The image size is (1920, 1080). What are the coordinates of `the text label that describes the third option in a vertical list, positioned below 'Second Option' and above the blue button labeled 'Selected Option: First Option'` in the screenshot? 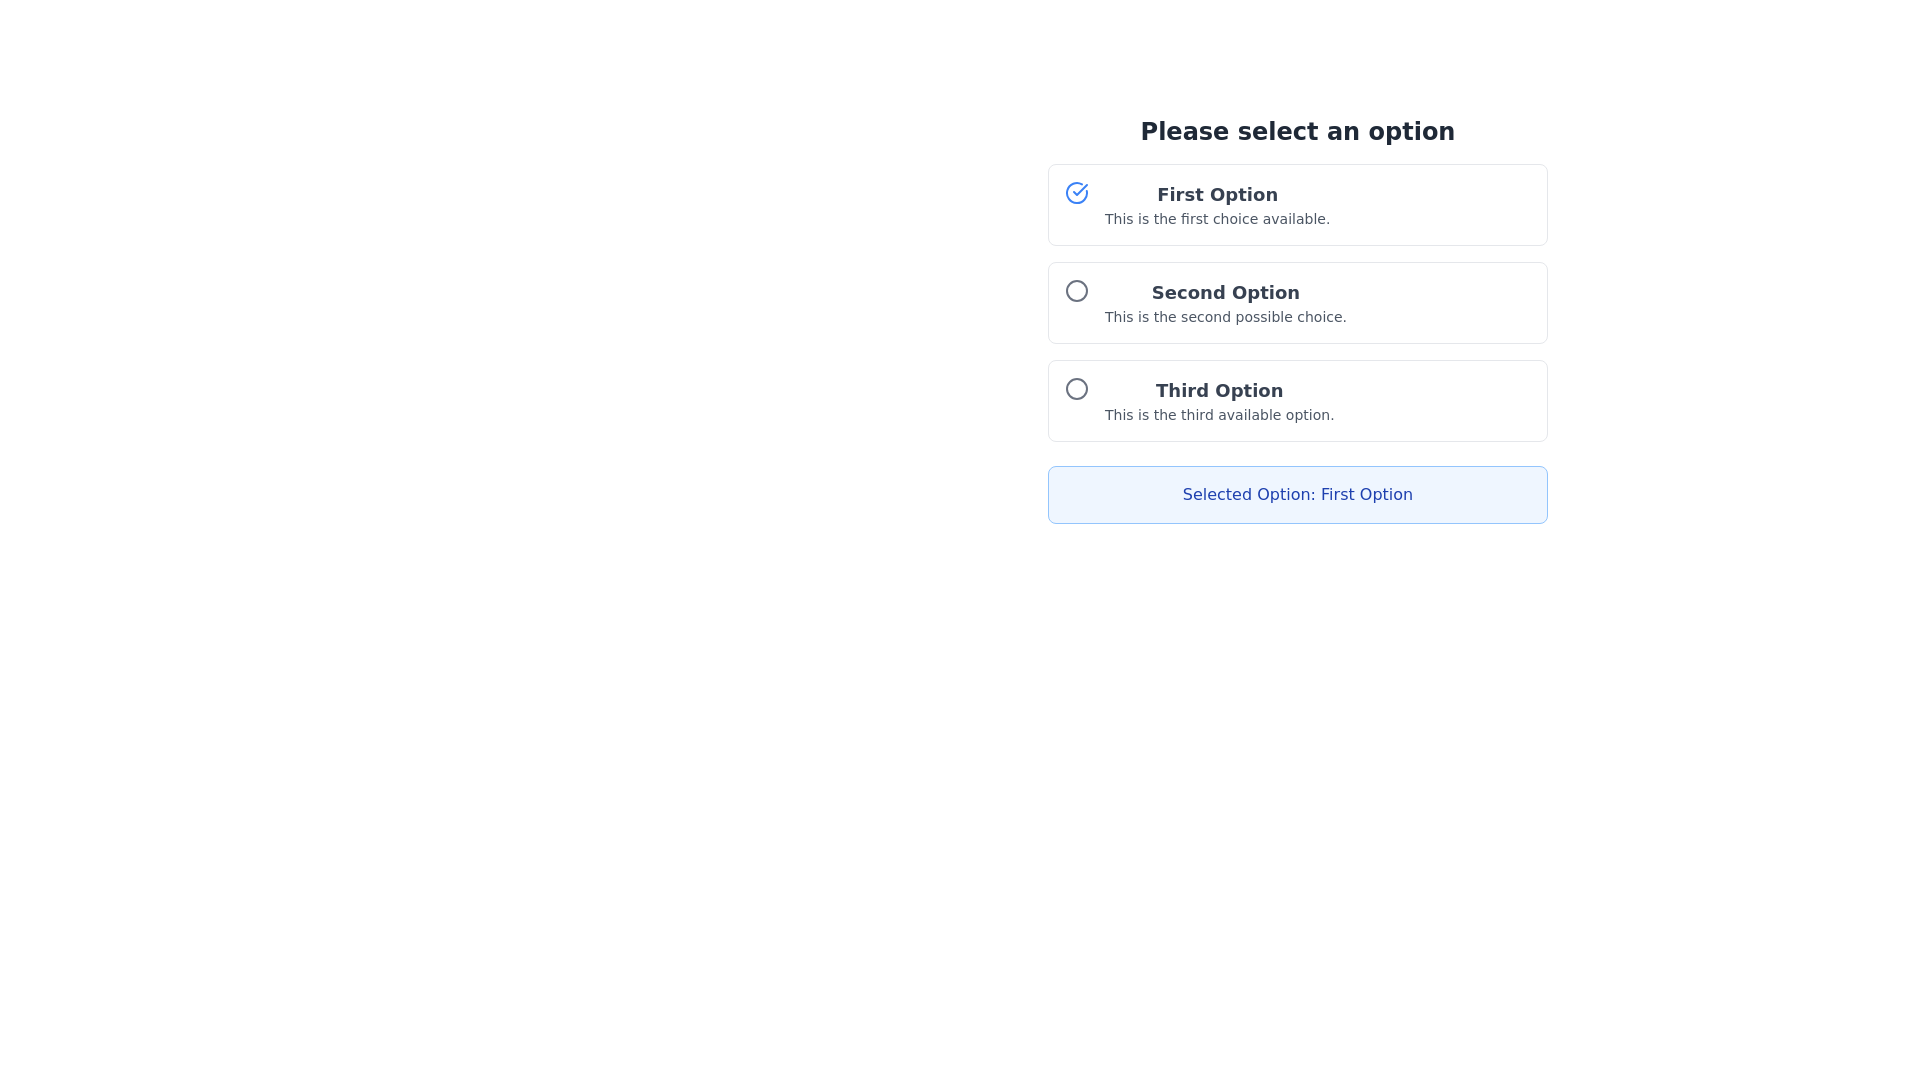 It's located at (1218, 401).